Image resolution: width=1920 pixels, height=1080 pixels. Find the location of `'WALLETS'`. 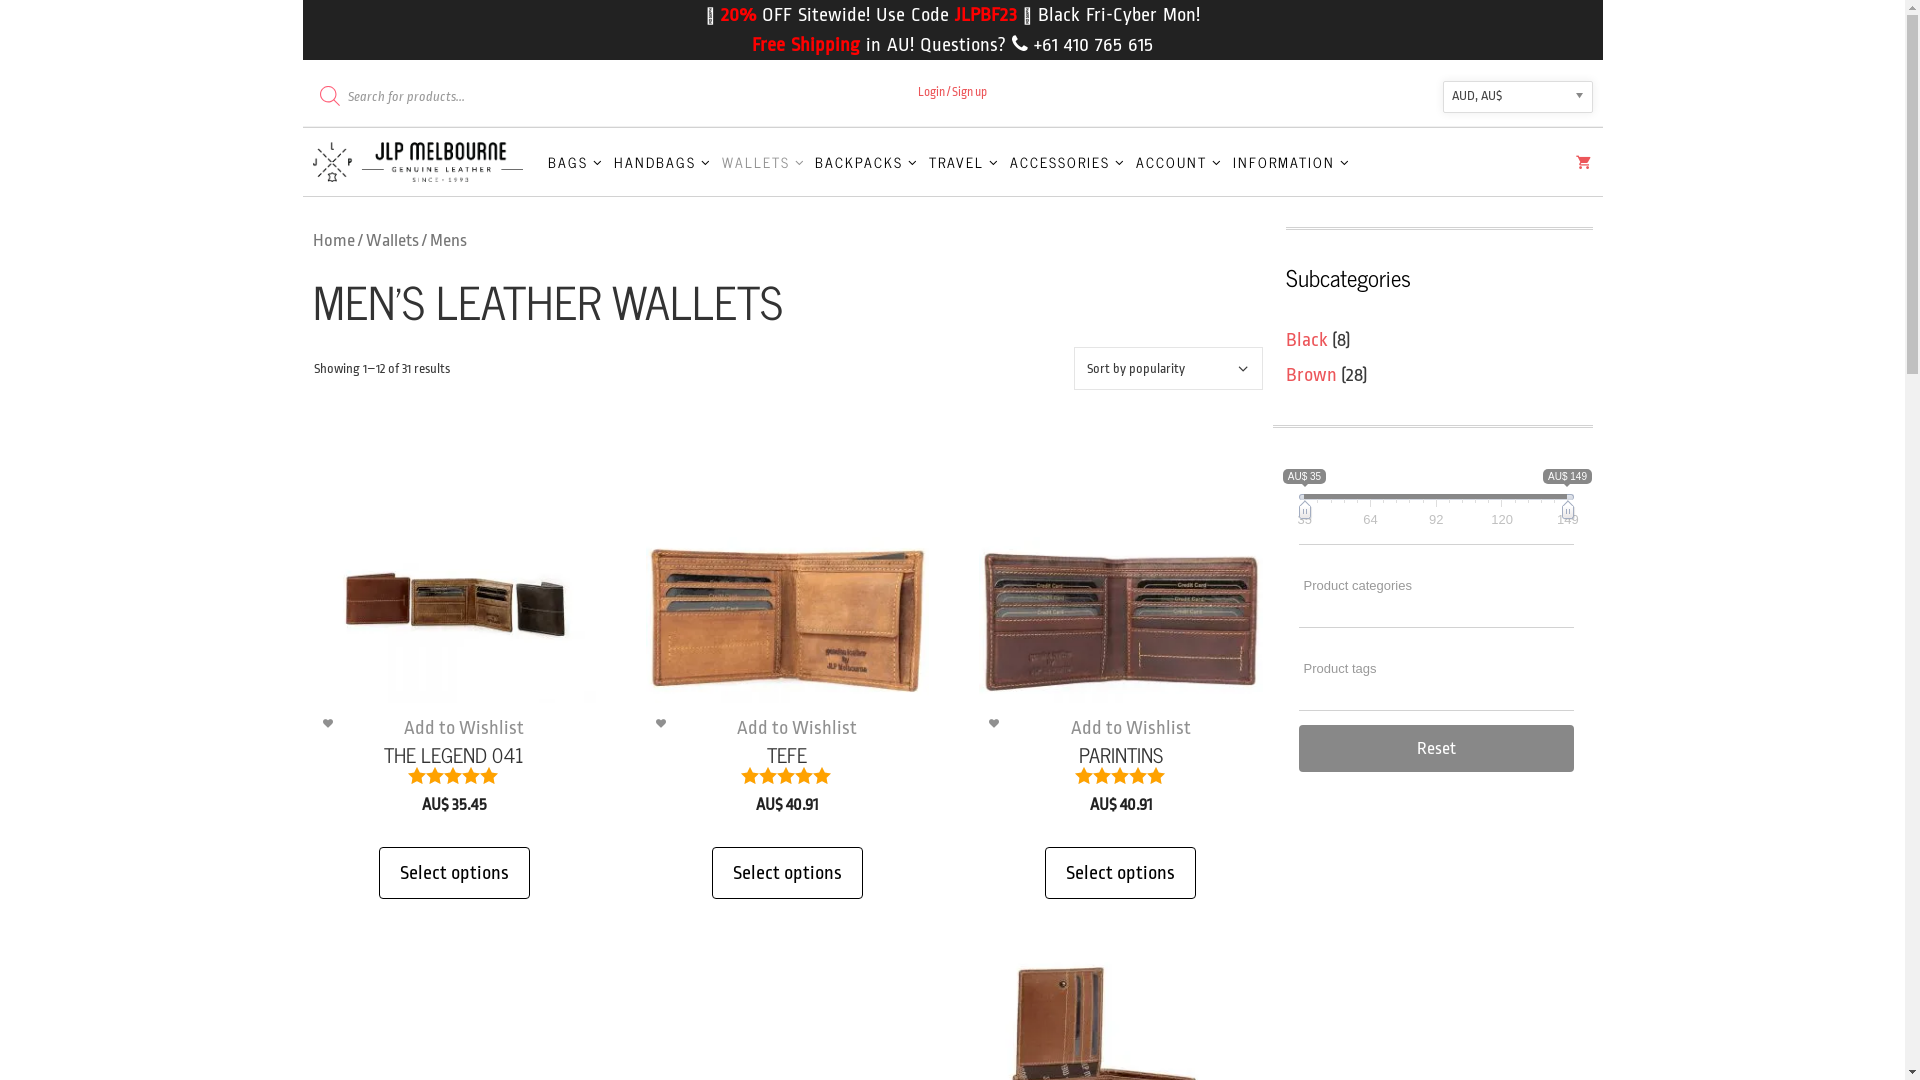

'WALLETS' is located at coordinates (762, 161).